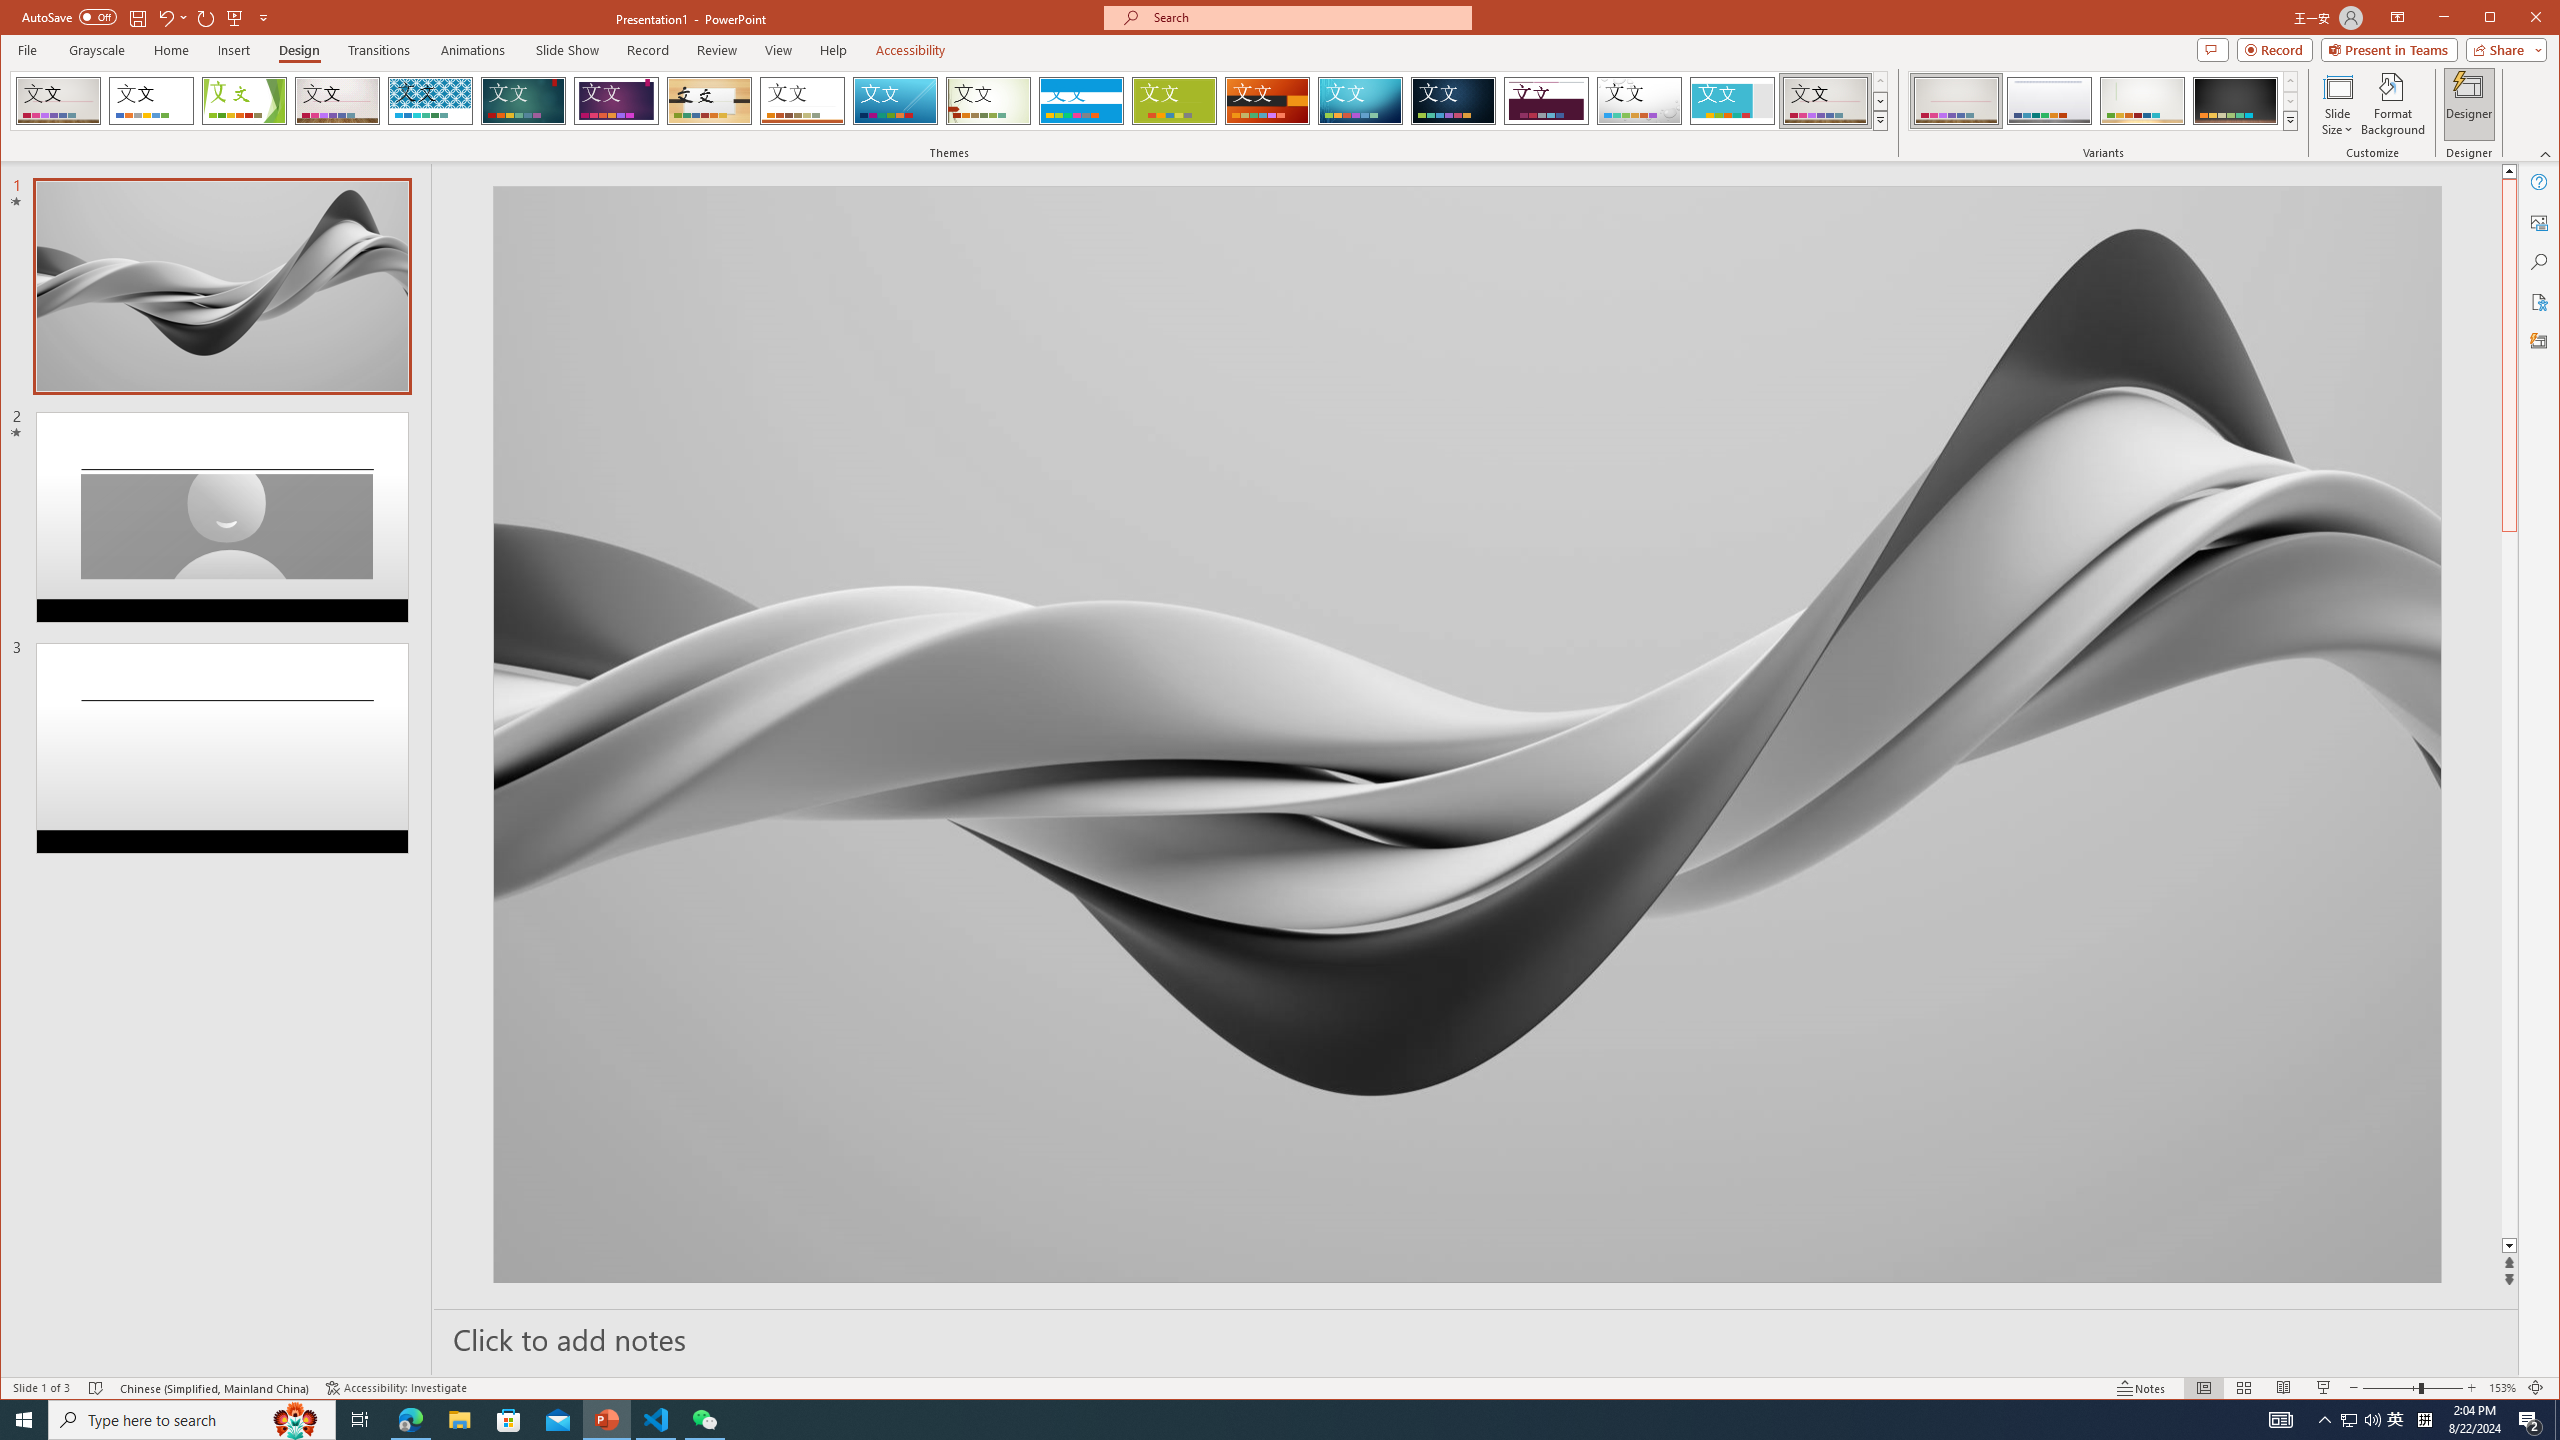 The image size is (2560, 1440). What do you see at coordinates (950, 99) in the screenshot?
I see `'AutomationID: SlideThemesGallery'` at bounding box center [950, 99].